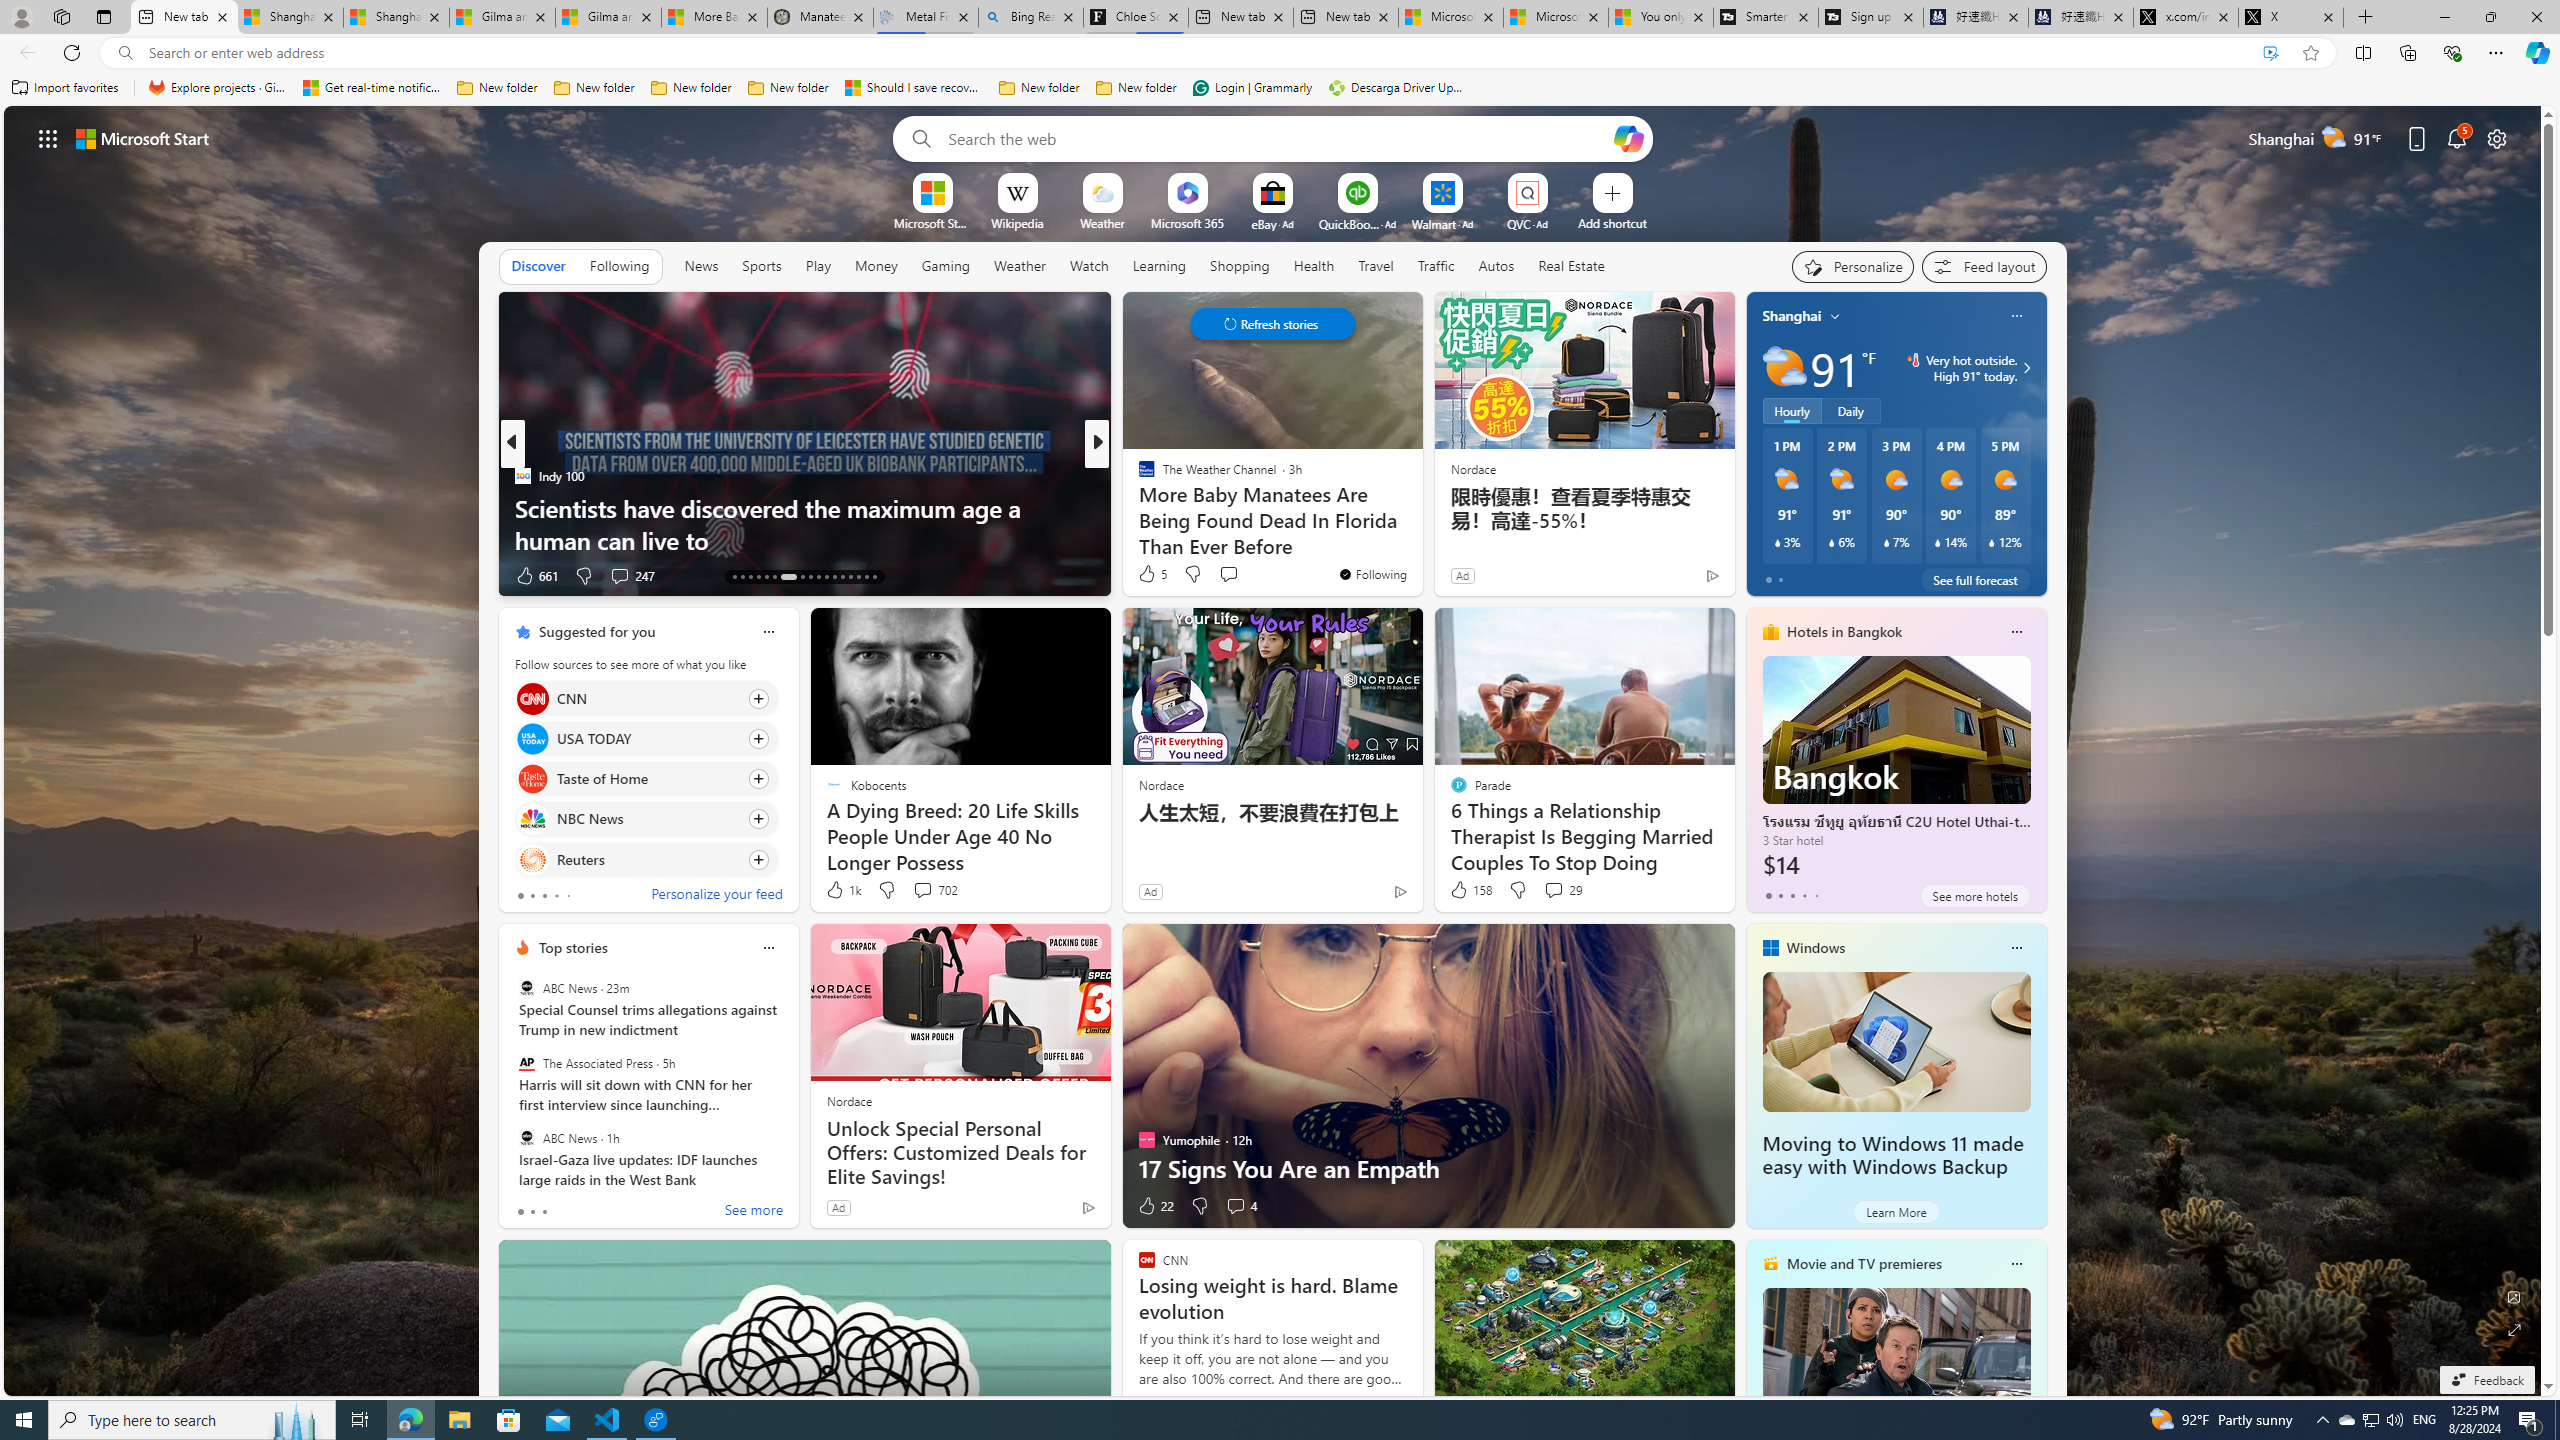  Describe the element at coordinates (1561, 888) in the screenshot. I see `'View comments 29 Comment'` at that location.